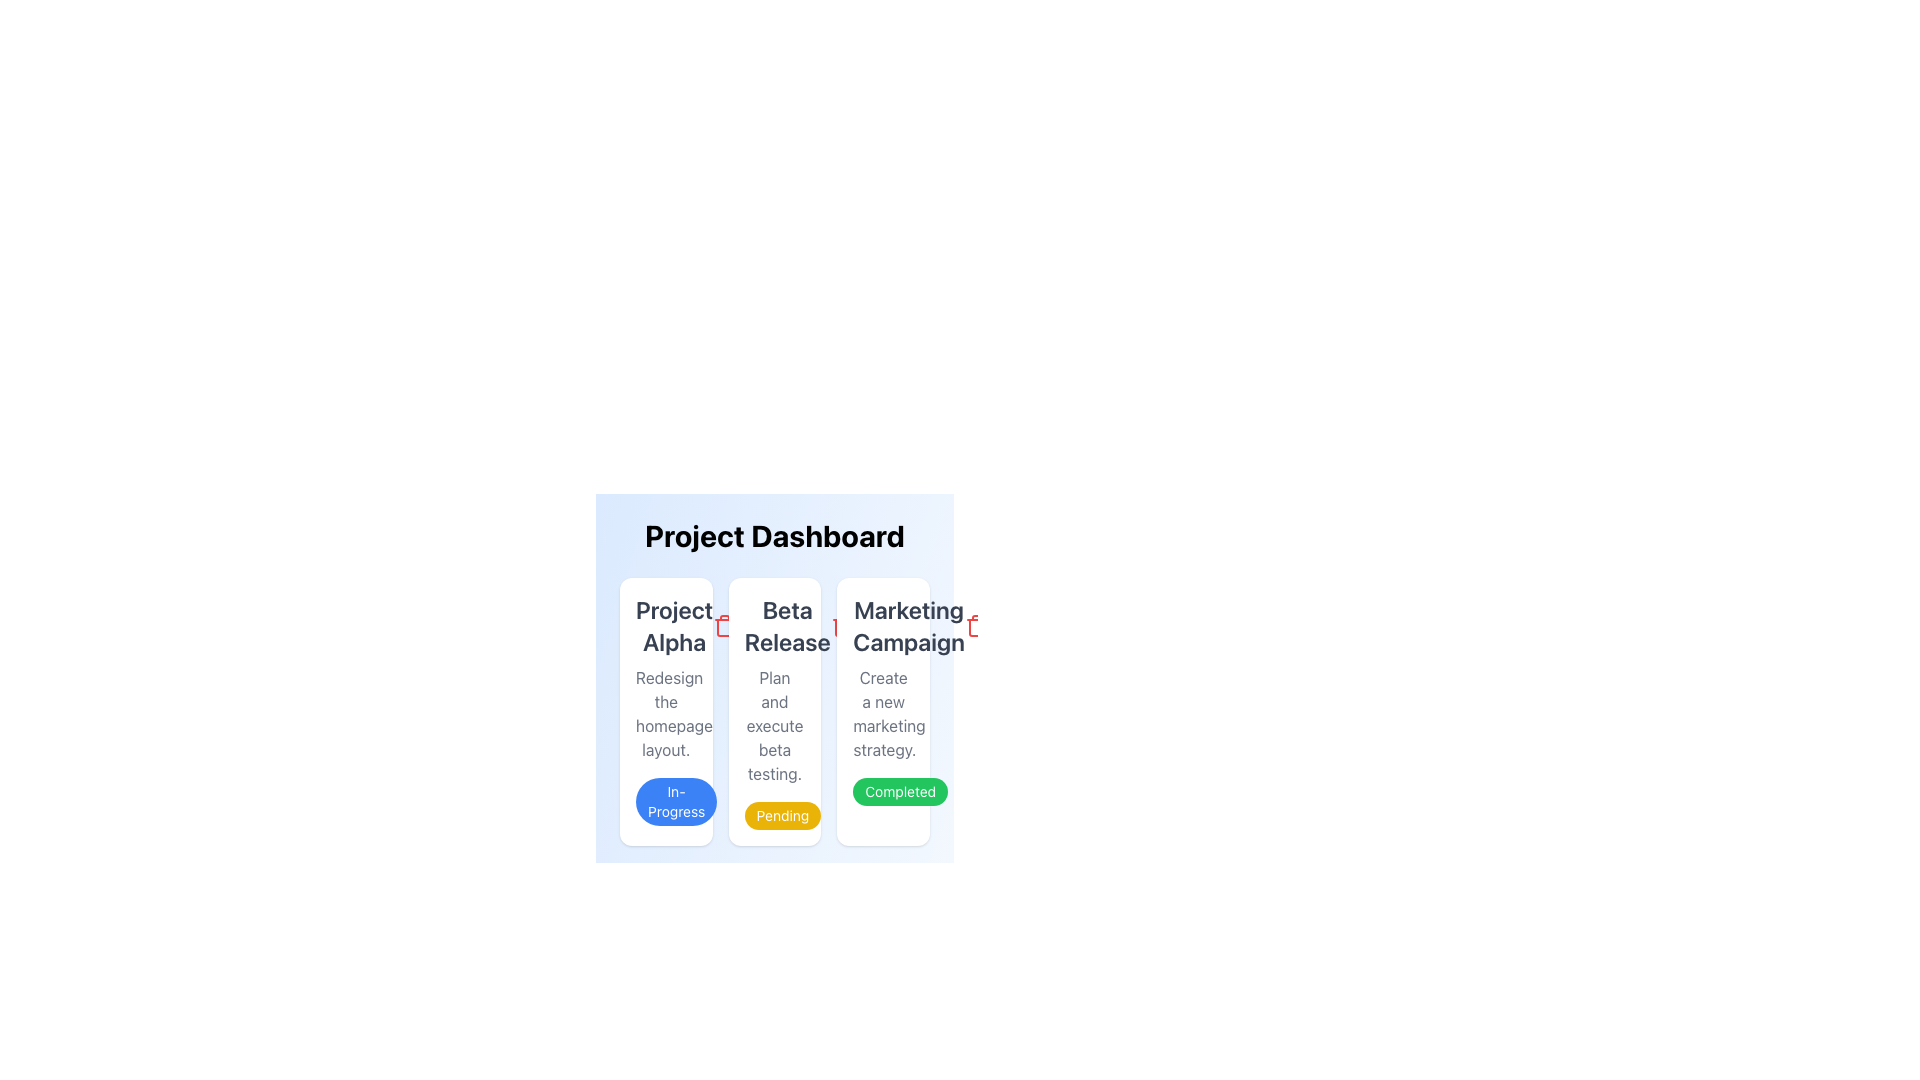 This screenshot has height=1080, width=1920. What do you see at coordinates (773, 711) in the screenshot?
I see `the 'Pending' button located at the bottom of the 'Beta Release' Display Card, which has a white background and a semi-rounded border` at bounding box center [773, 711].